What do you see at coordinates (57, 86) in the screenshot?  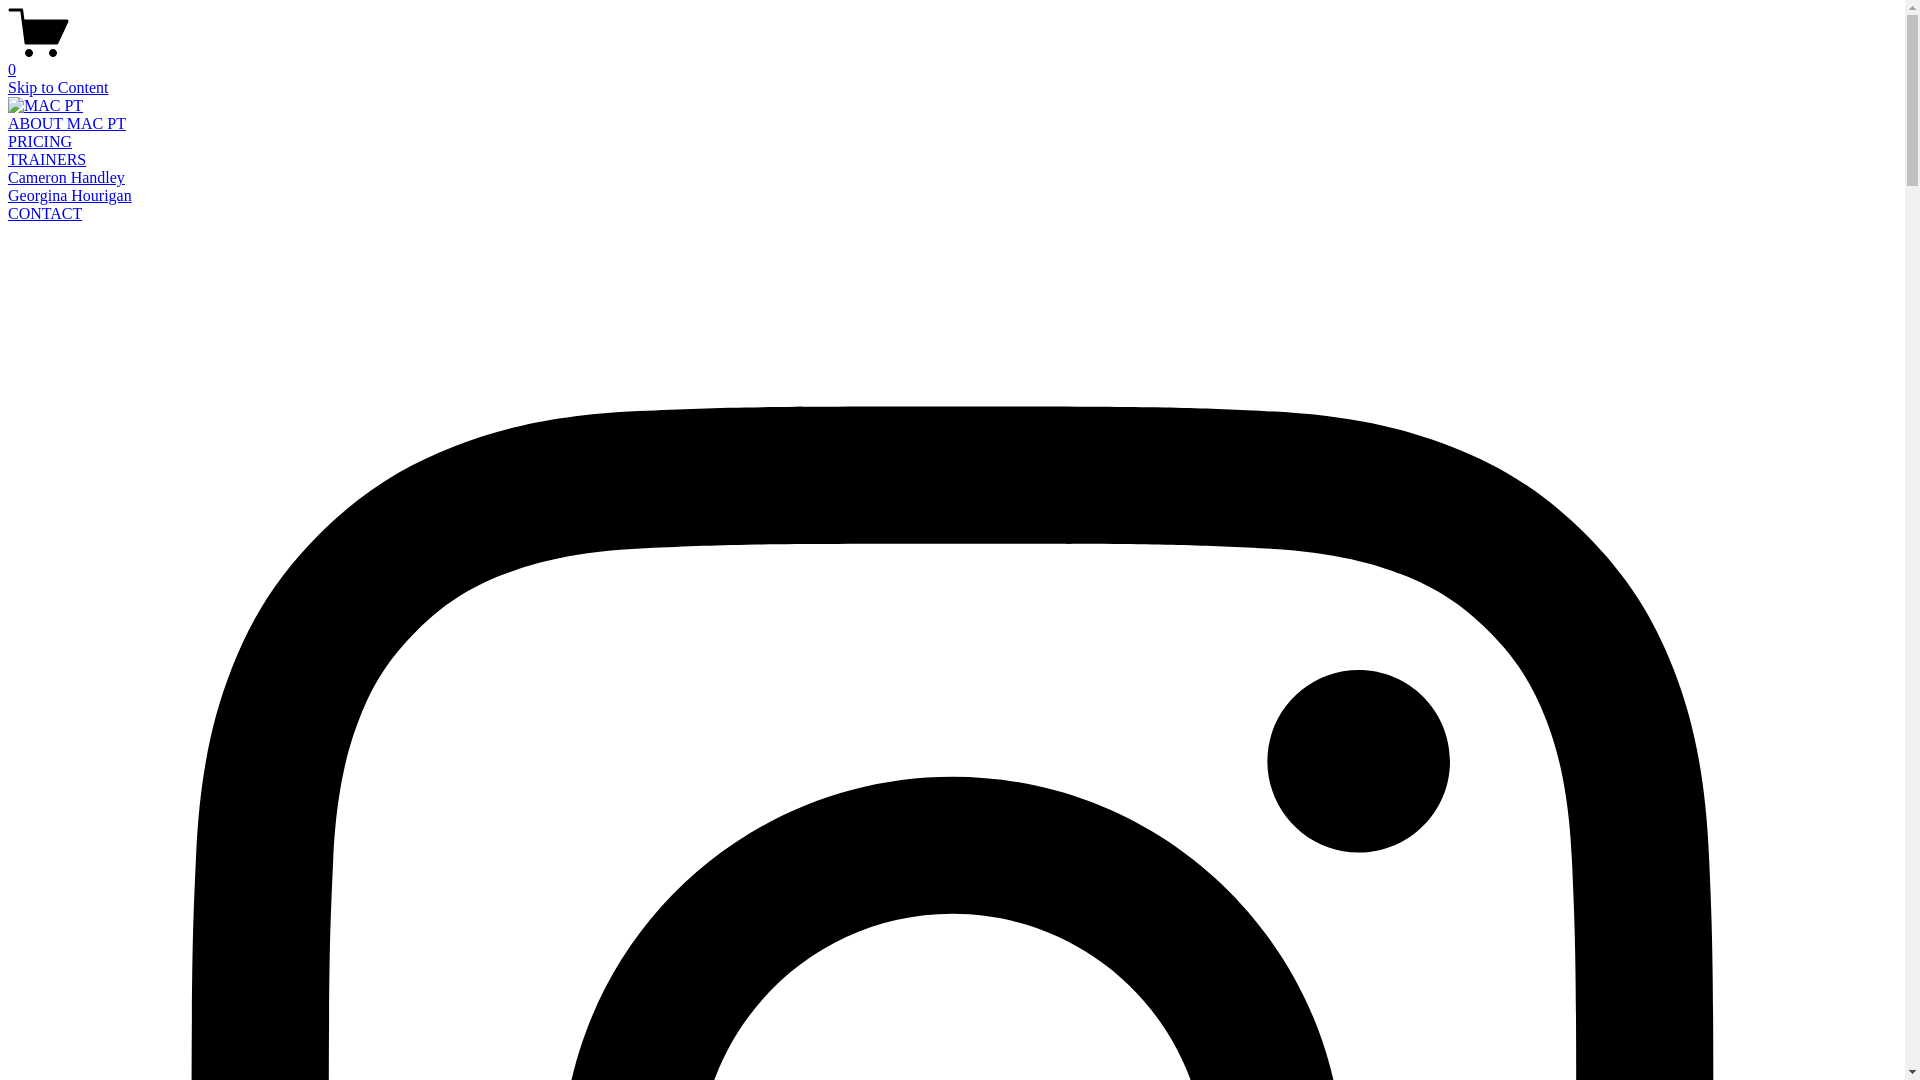 I see `'Skip to Content'` at bounding box center [57, 86].